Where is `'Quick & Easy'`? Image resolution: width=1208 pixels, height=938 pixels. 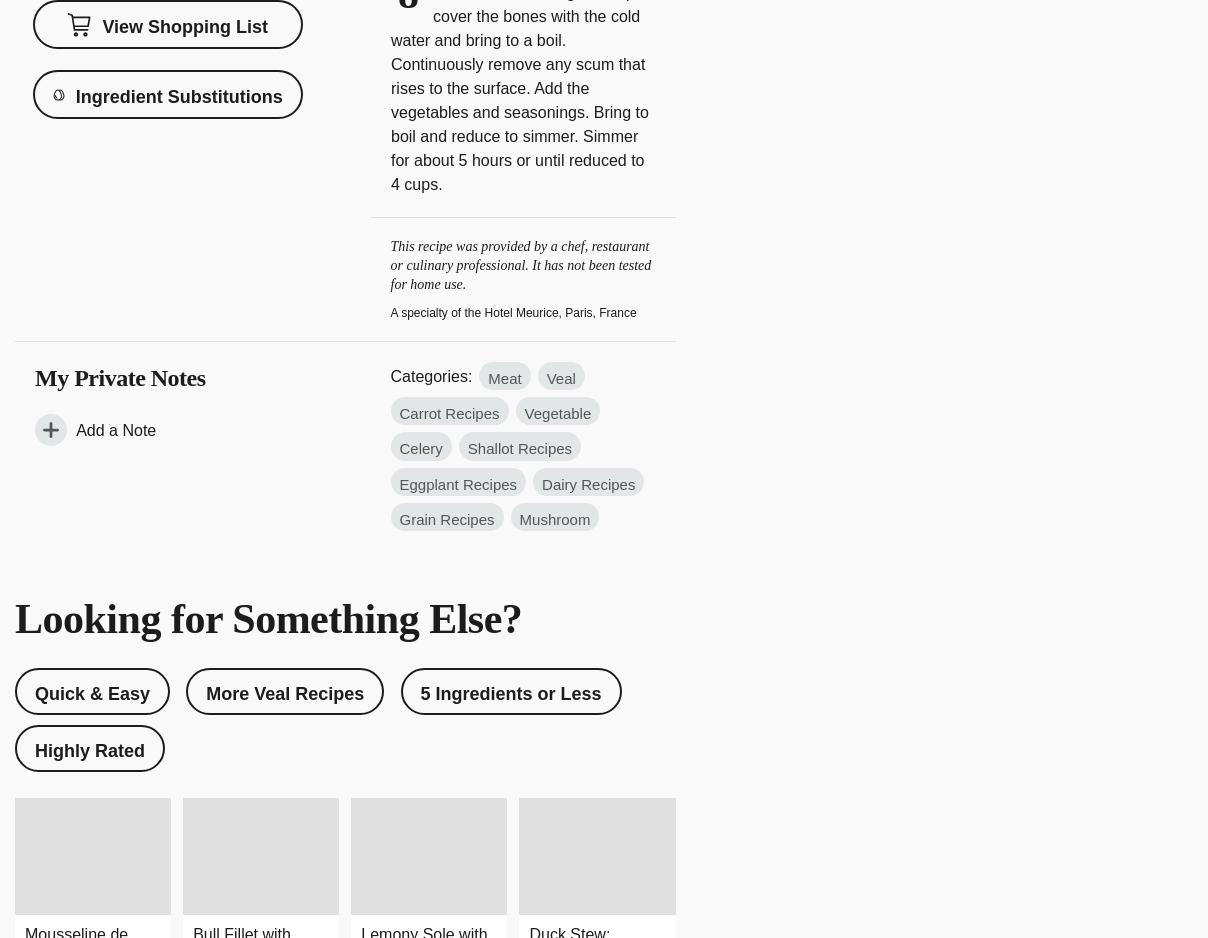 'Quick & Easy' is located at coordinates (91, 692).